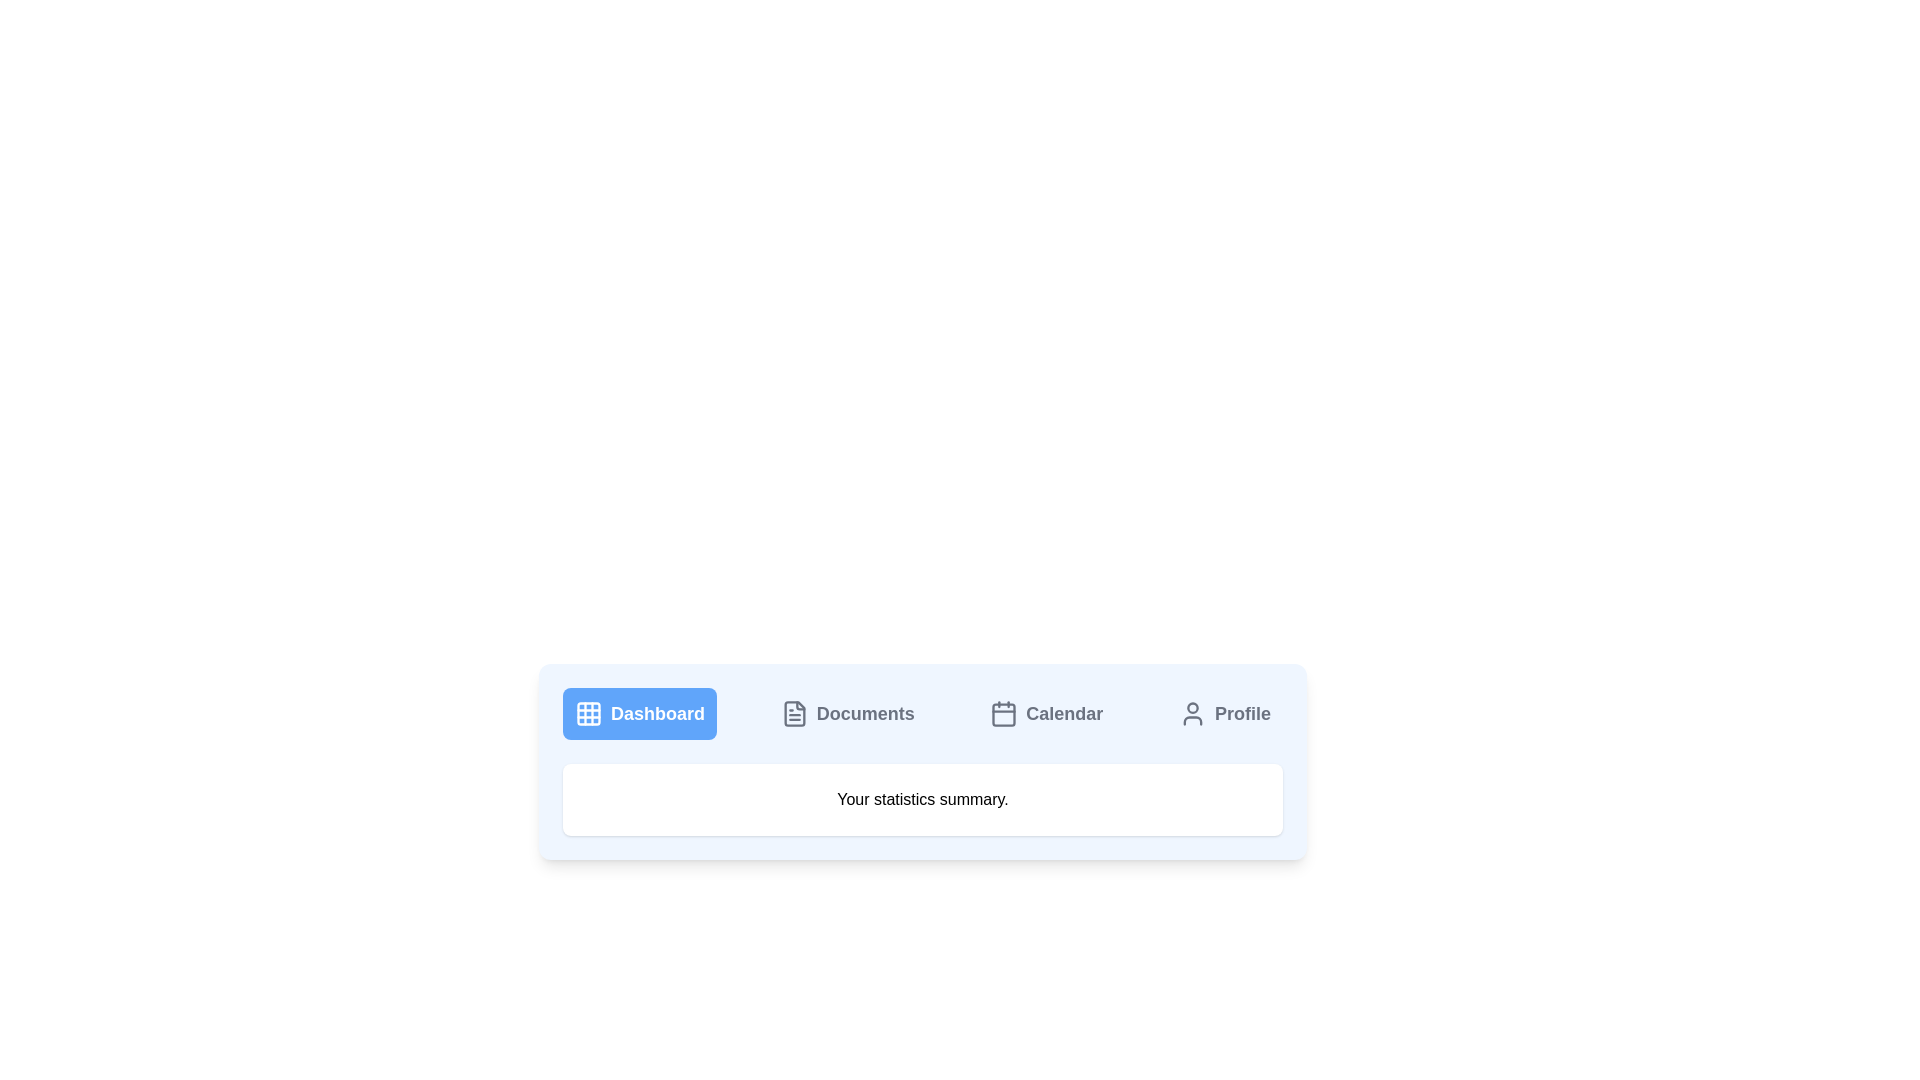 The image size is (1920, 1080). Describe the element at coordinates (793, 712) in the screenshot. I see `the icon that symbolizes a link to the 'Documents' section, located second from the left in the navigation menu` at that location.